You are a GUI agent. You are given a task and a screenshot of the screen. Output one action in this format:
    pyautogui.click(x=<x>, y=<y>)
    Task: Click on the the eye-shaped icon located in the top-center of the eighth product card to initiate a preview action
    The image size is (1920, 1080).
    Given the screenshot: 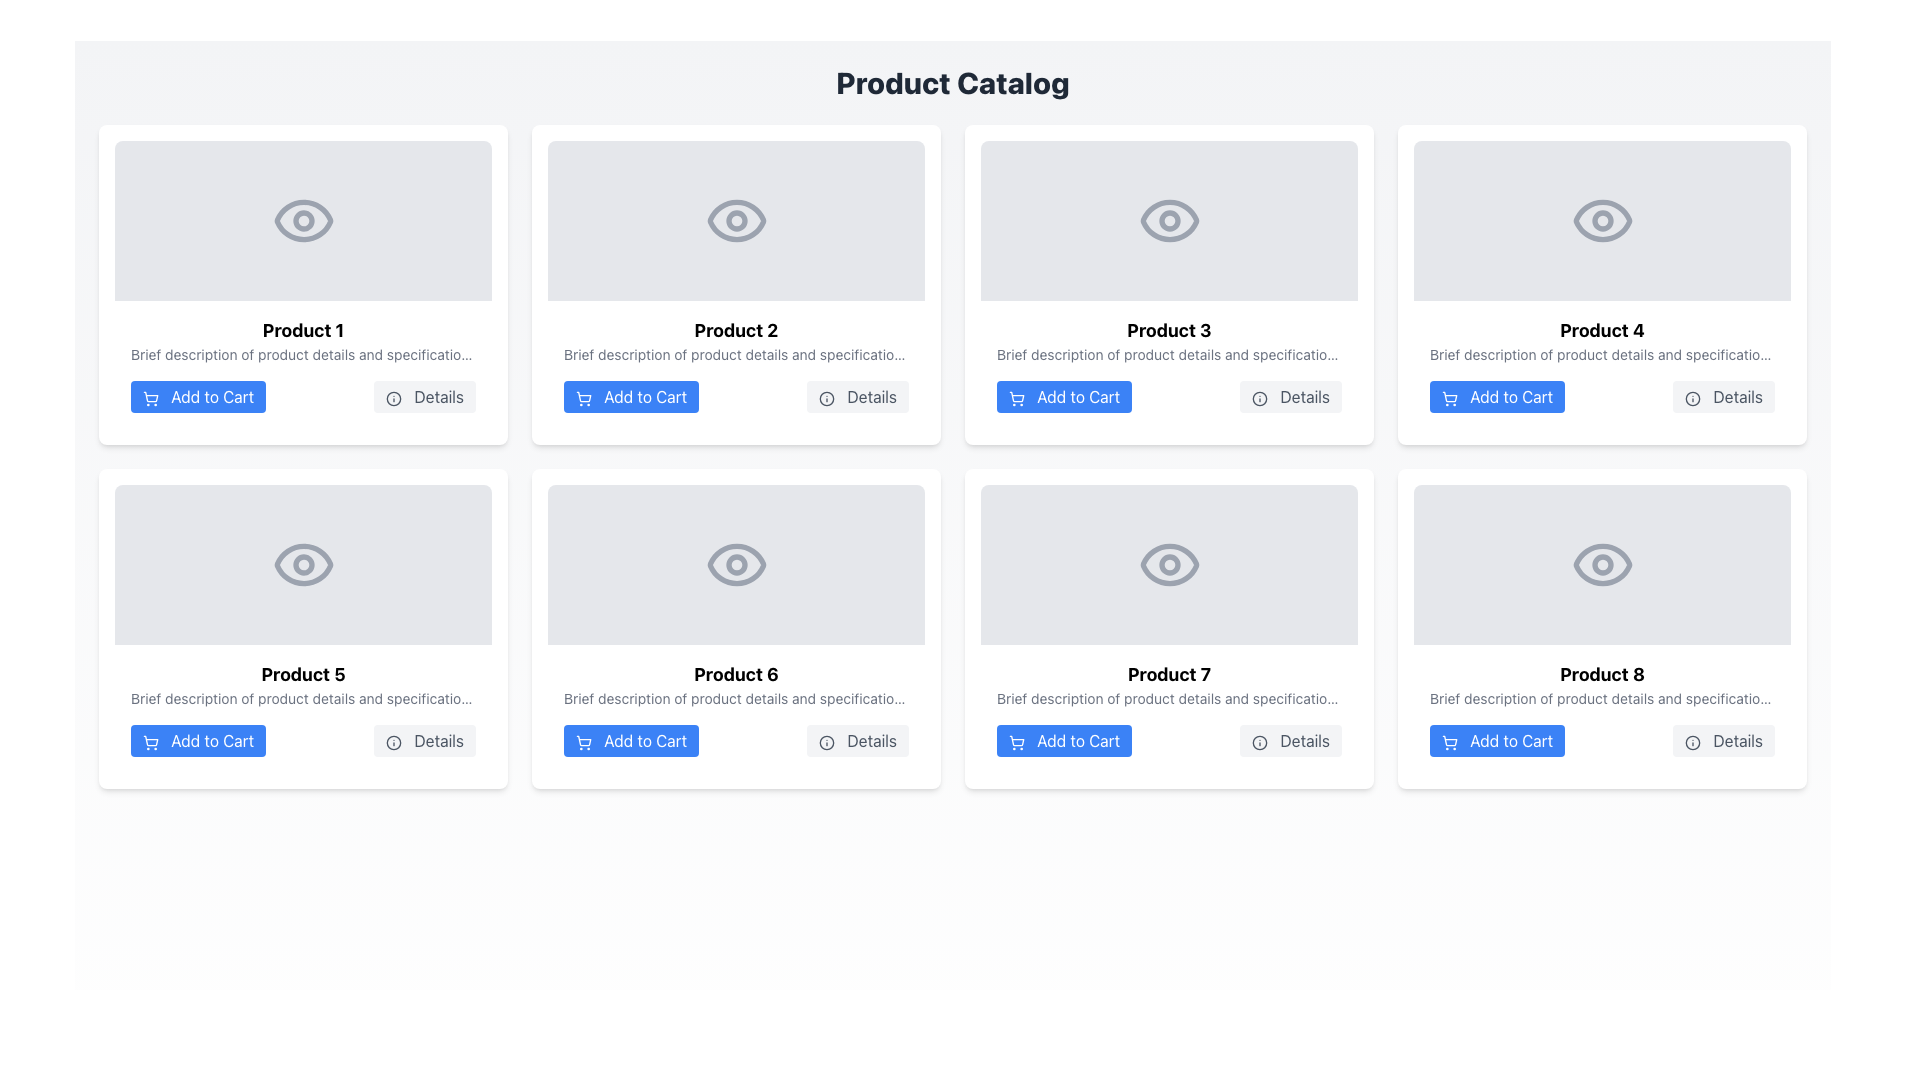 What is the action you would take?
    pyautogui.click(x=1602, y=564)
    